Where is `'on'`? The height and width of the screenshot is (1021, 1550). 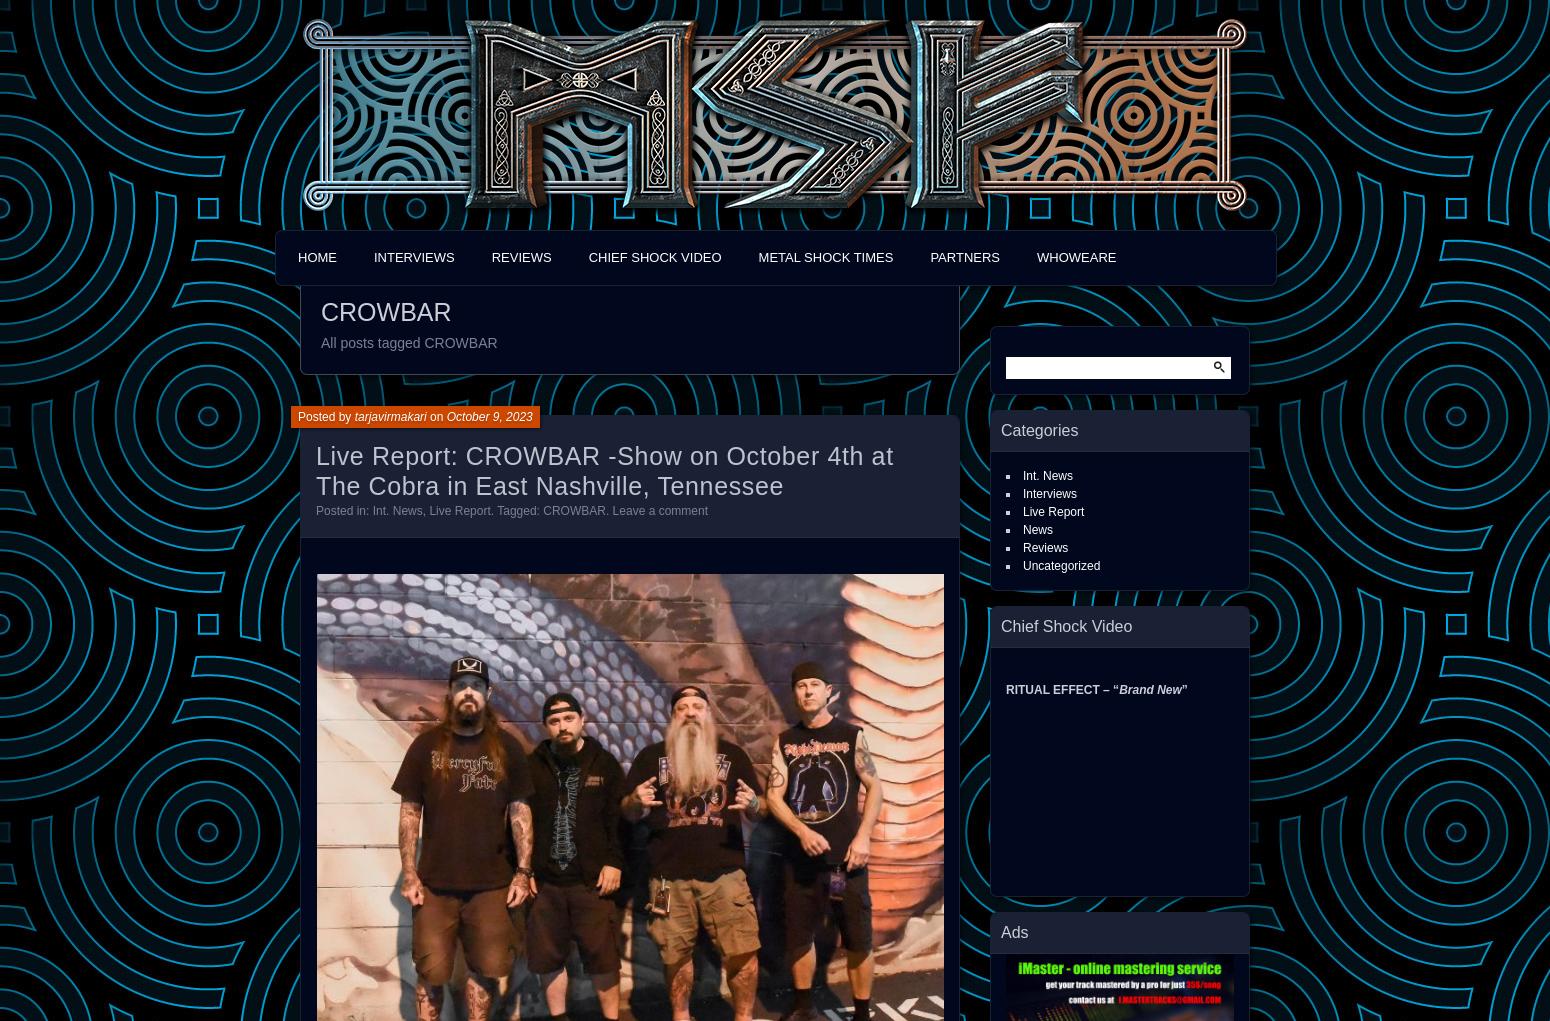
'on' is located at coordinates (436, 415).